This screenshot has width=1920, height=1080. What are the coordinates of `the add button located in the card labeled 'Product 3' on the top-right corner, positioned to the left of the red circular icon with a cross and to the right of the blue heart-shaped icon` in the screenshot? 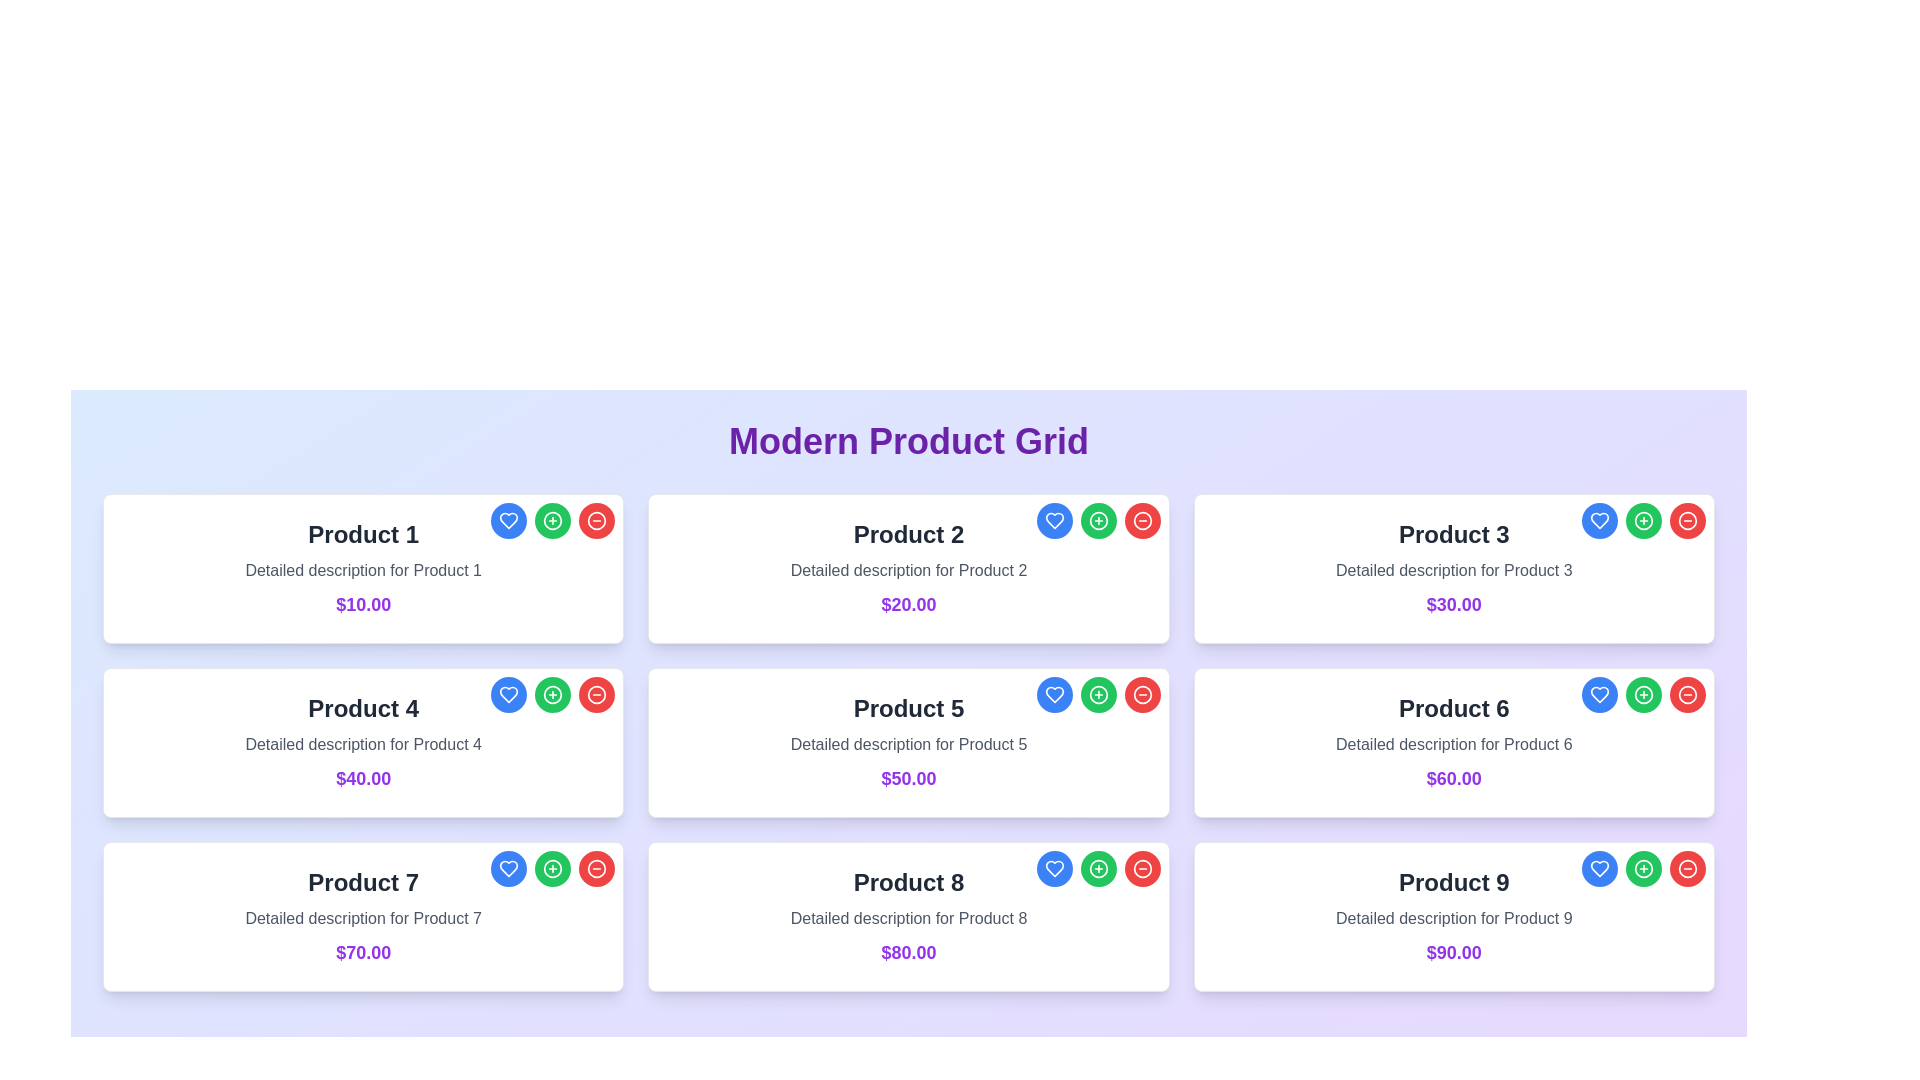 It's located at (1643, 519).